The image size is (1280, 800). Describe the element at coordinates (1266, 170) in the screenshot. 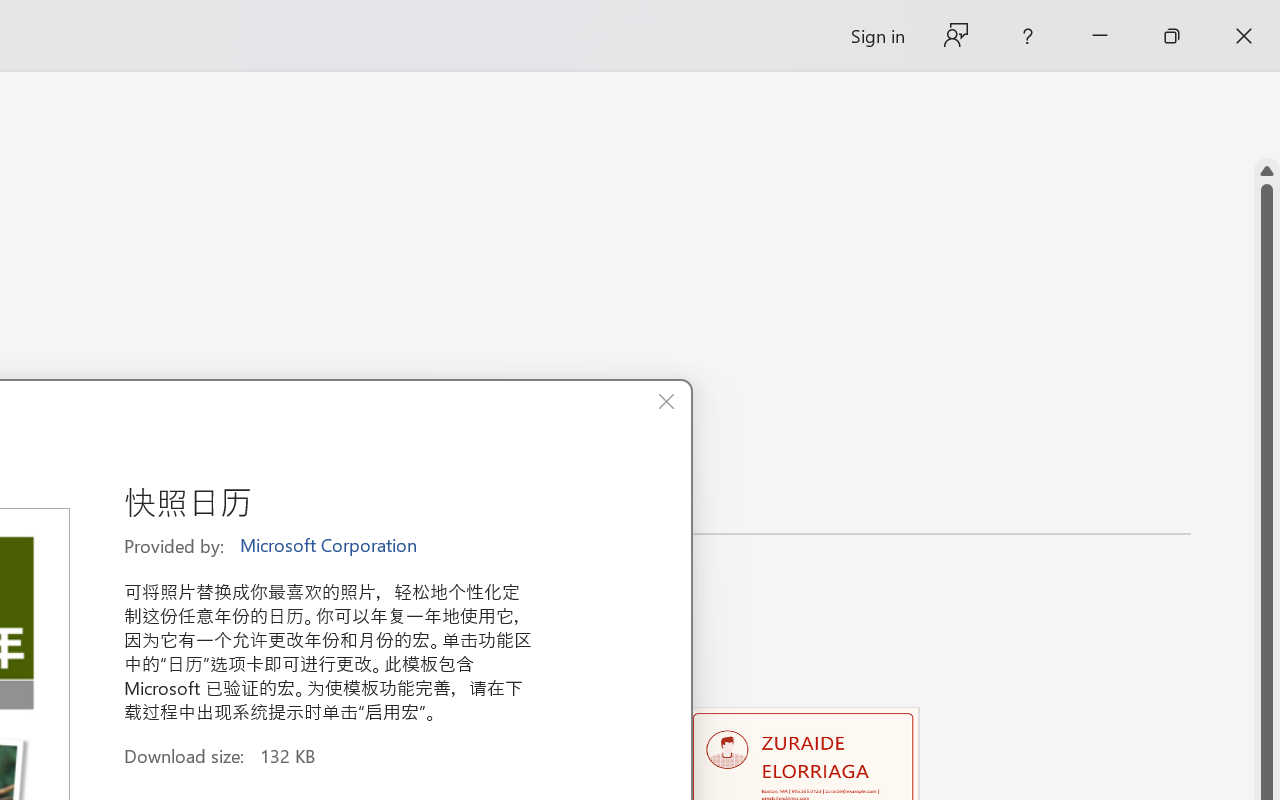

I see `'Line up'` at that location.